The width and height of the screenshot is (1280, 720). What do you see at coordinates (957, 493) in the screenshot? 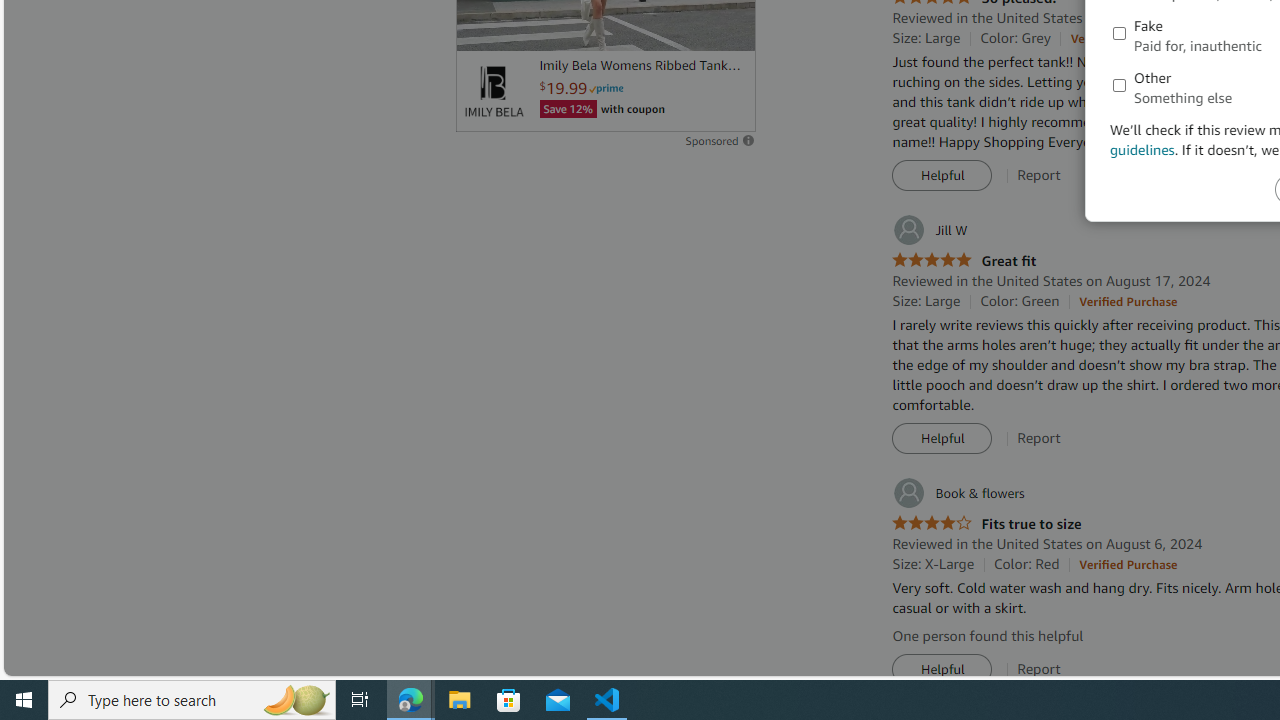
I see `'Book & flowers'` at bounding box center [957, 493].